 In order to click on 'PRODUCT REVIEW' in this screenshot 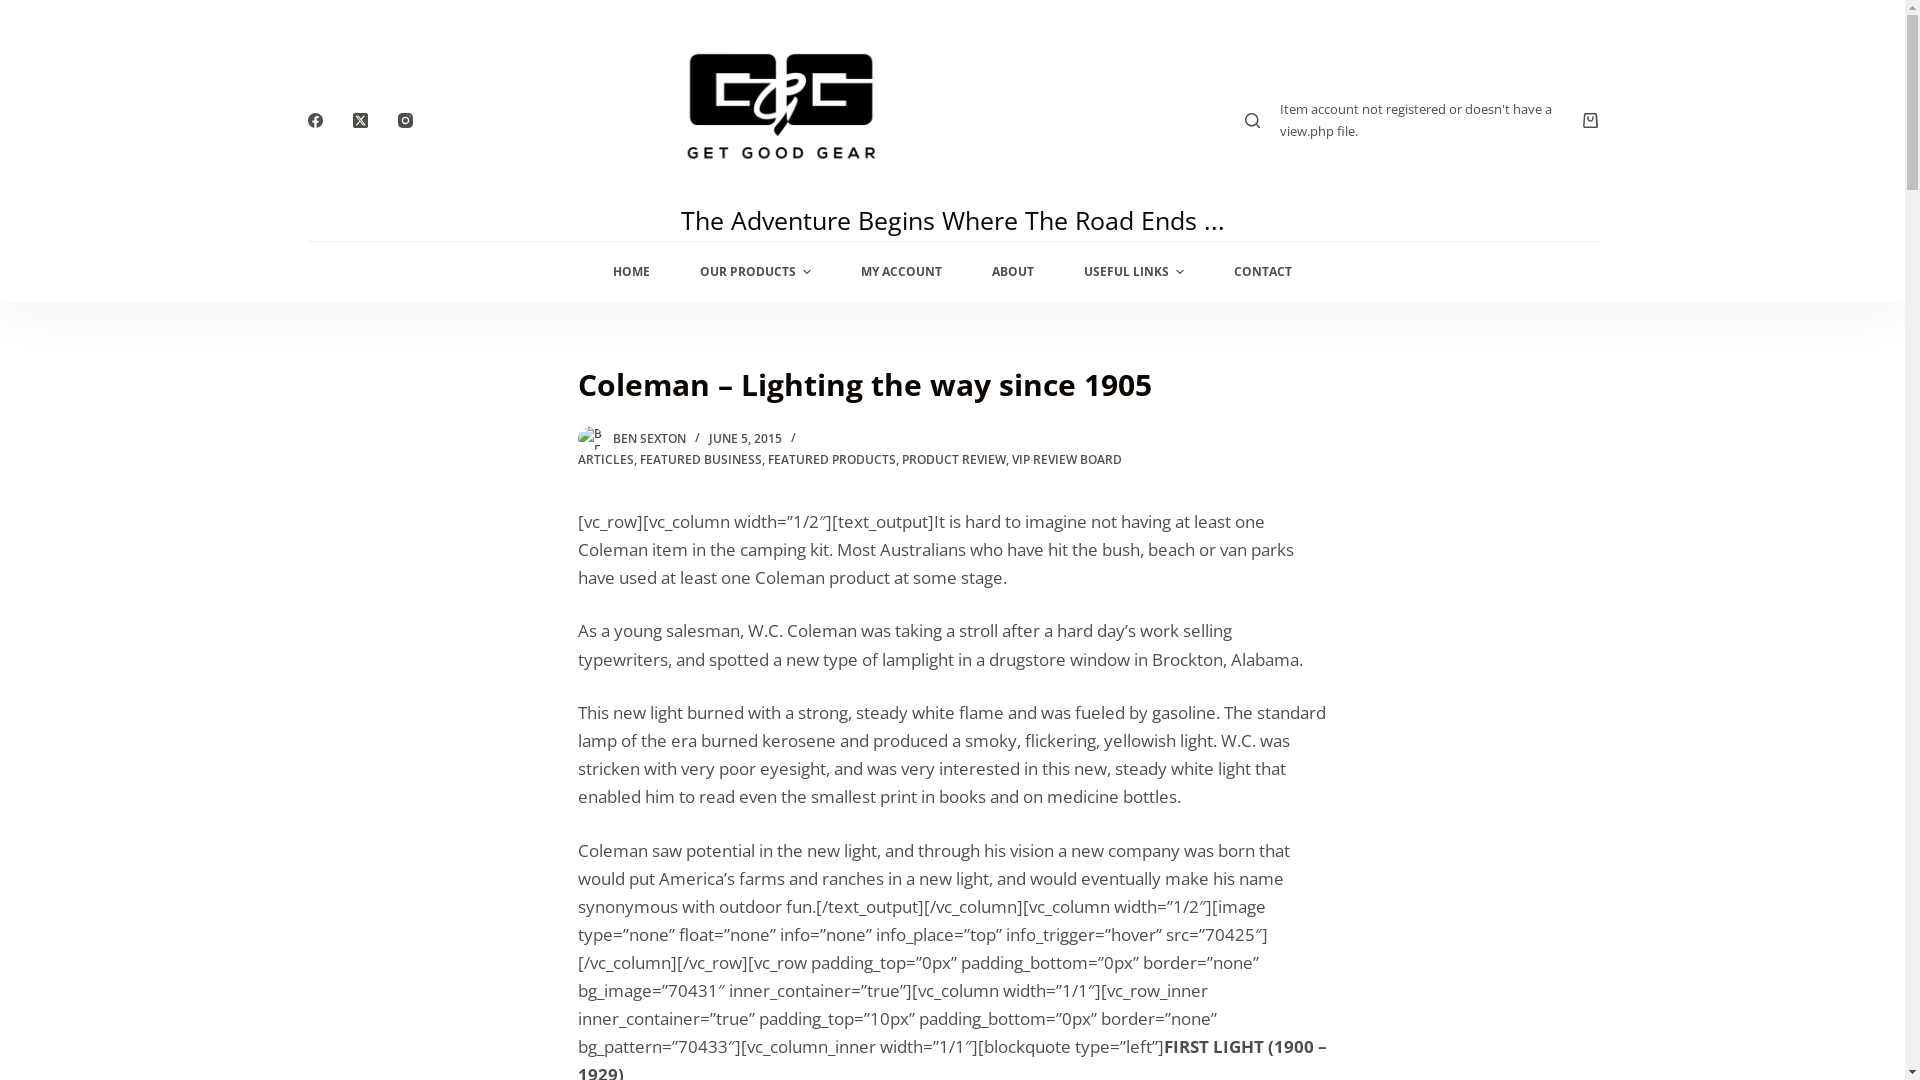, I will do `click(953, 459)`.